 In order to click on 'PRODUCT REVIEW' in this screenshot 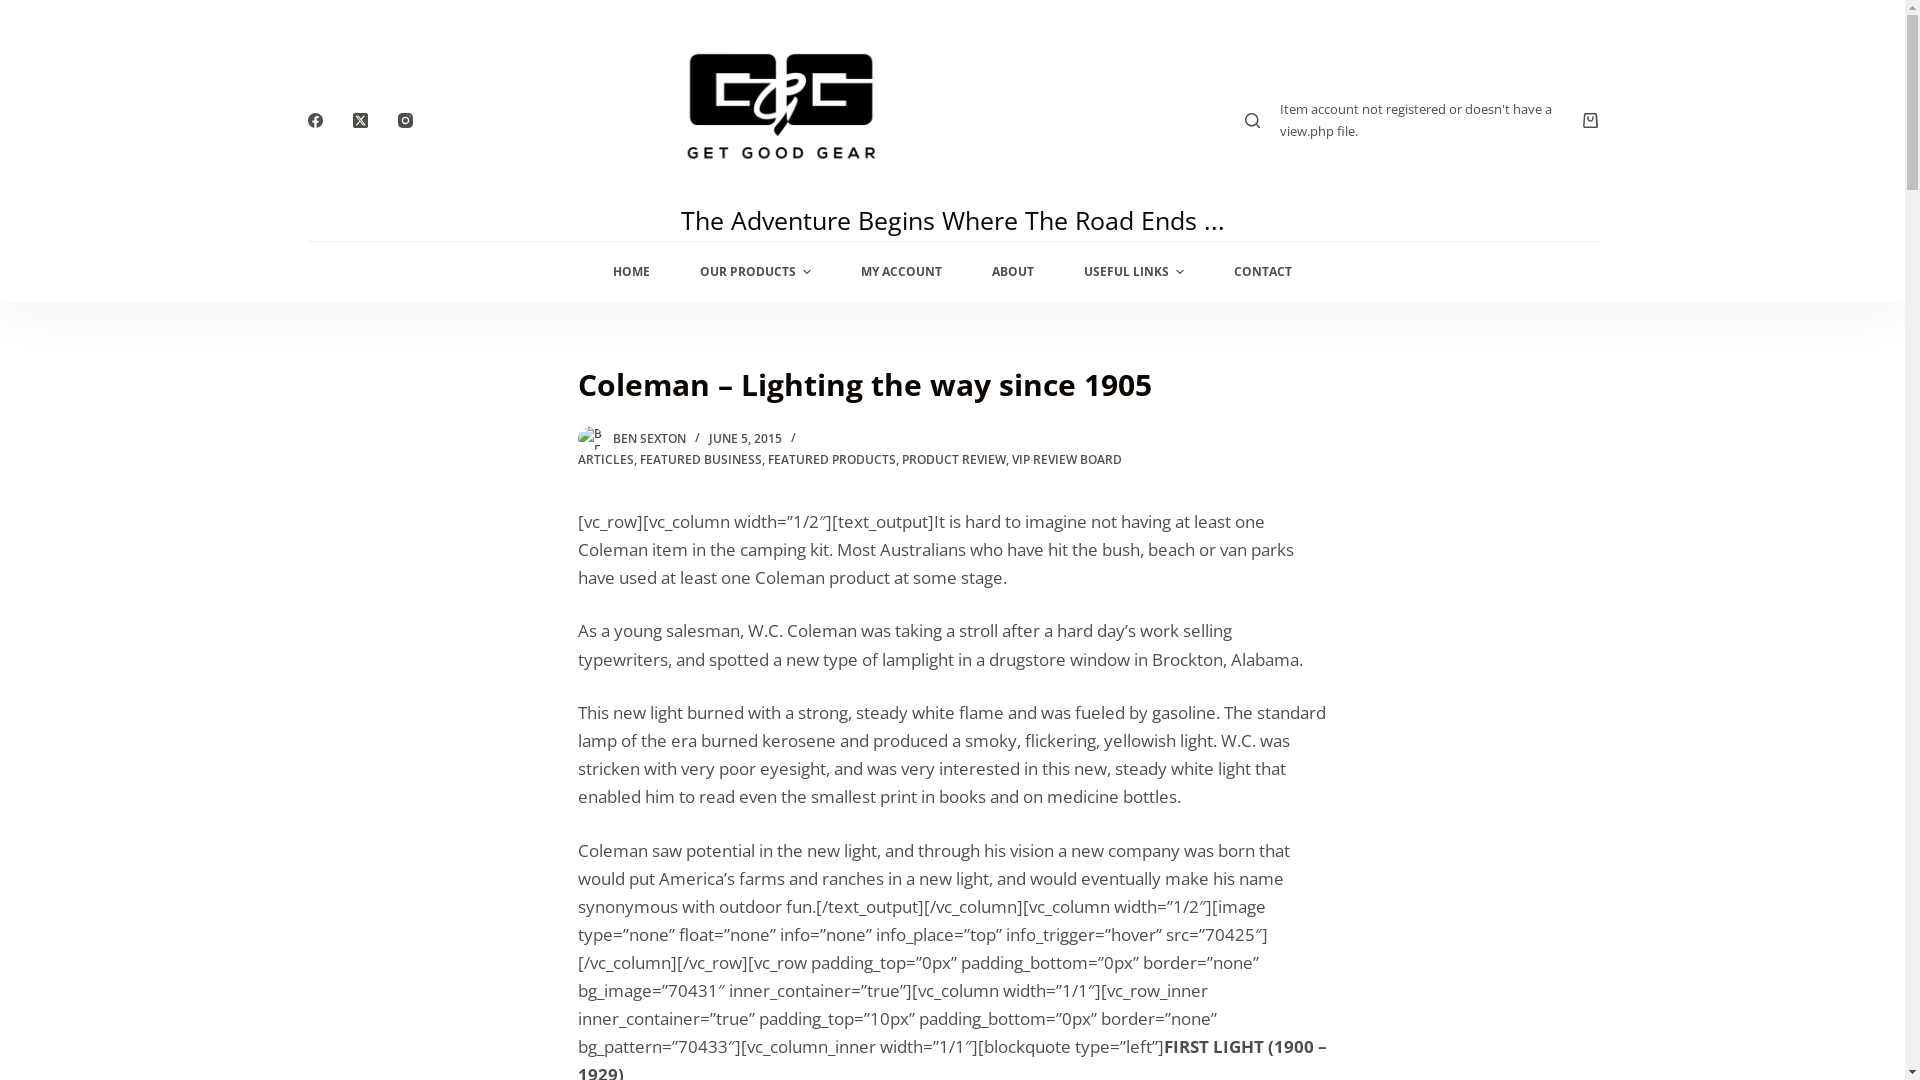, I will do `click(953, 459)`.